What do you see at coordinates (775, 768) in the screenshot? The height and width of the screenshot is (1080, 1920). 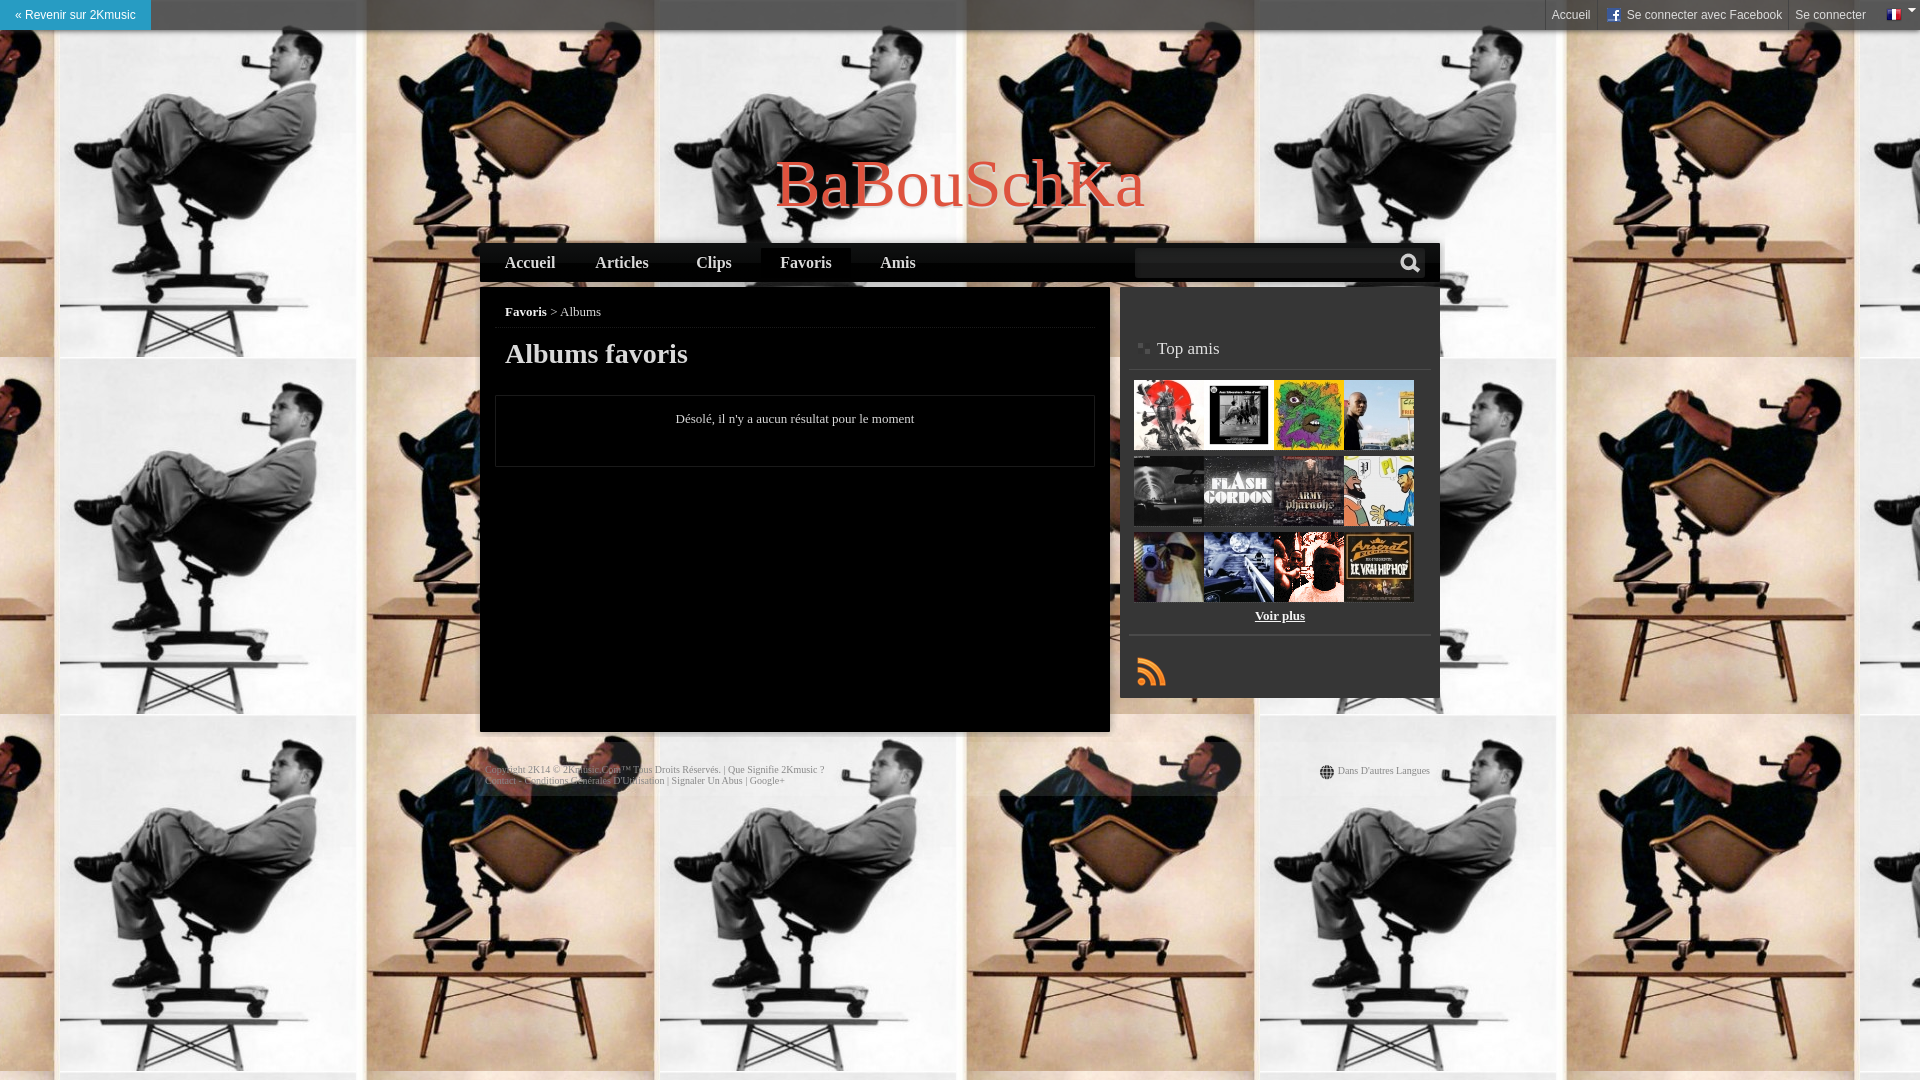 I see `'Que Signifie 2Kmusic ?'` at bounding box center [775, 768].